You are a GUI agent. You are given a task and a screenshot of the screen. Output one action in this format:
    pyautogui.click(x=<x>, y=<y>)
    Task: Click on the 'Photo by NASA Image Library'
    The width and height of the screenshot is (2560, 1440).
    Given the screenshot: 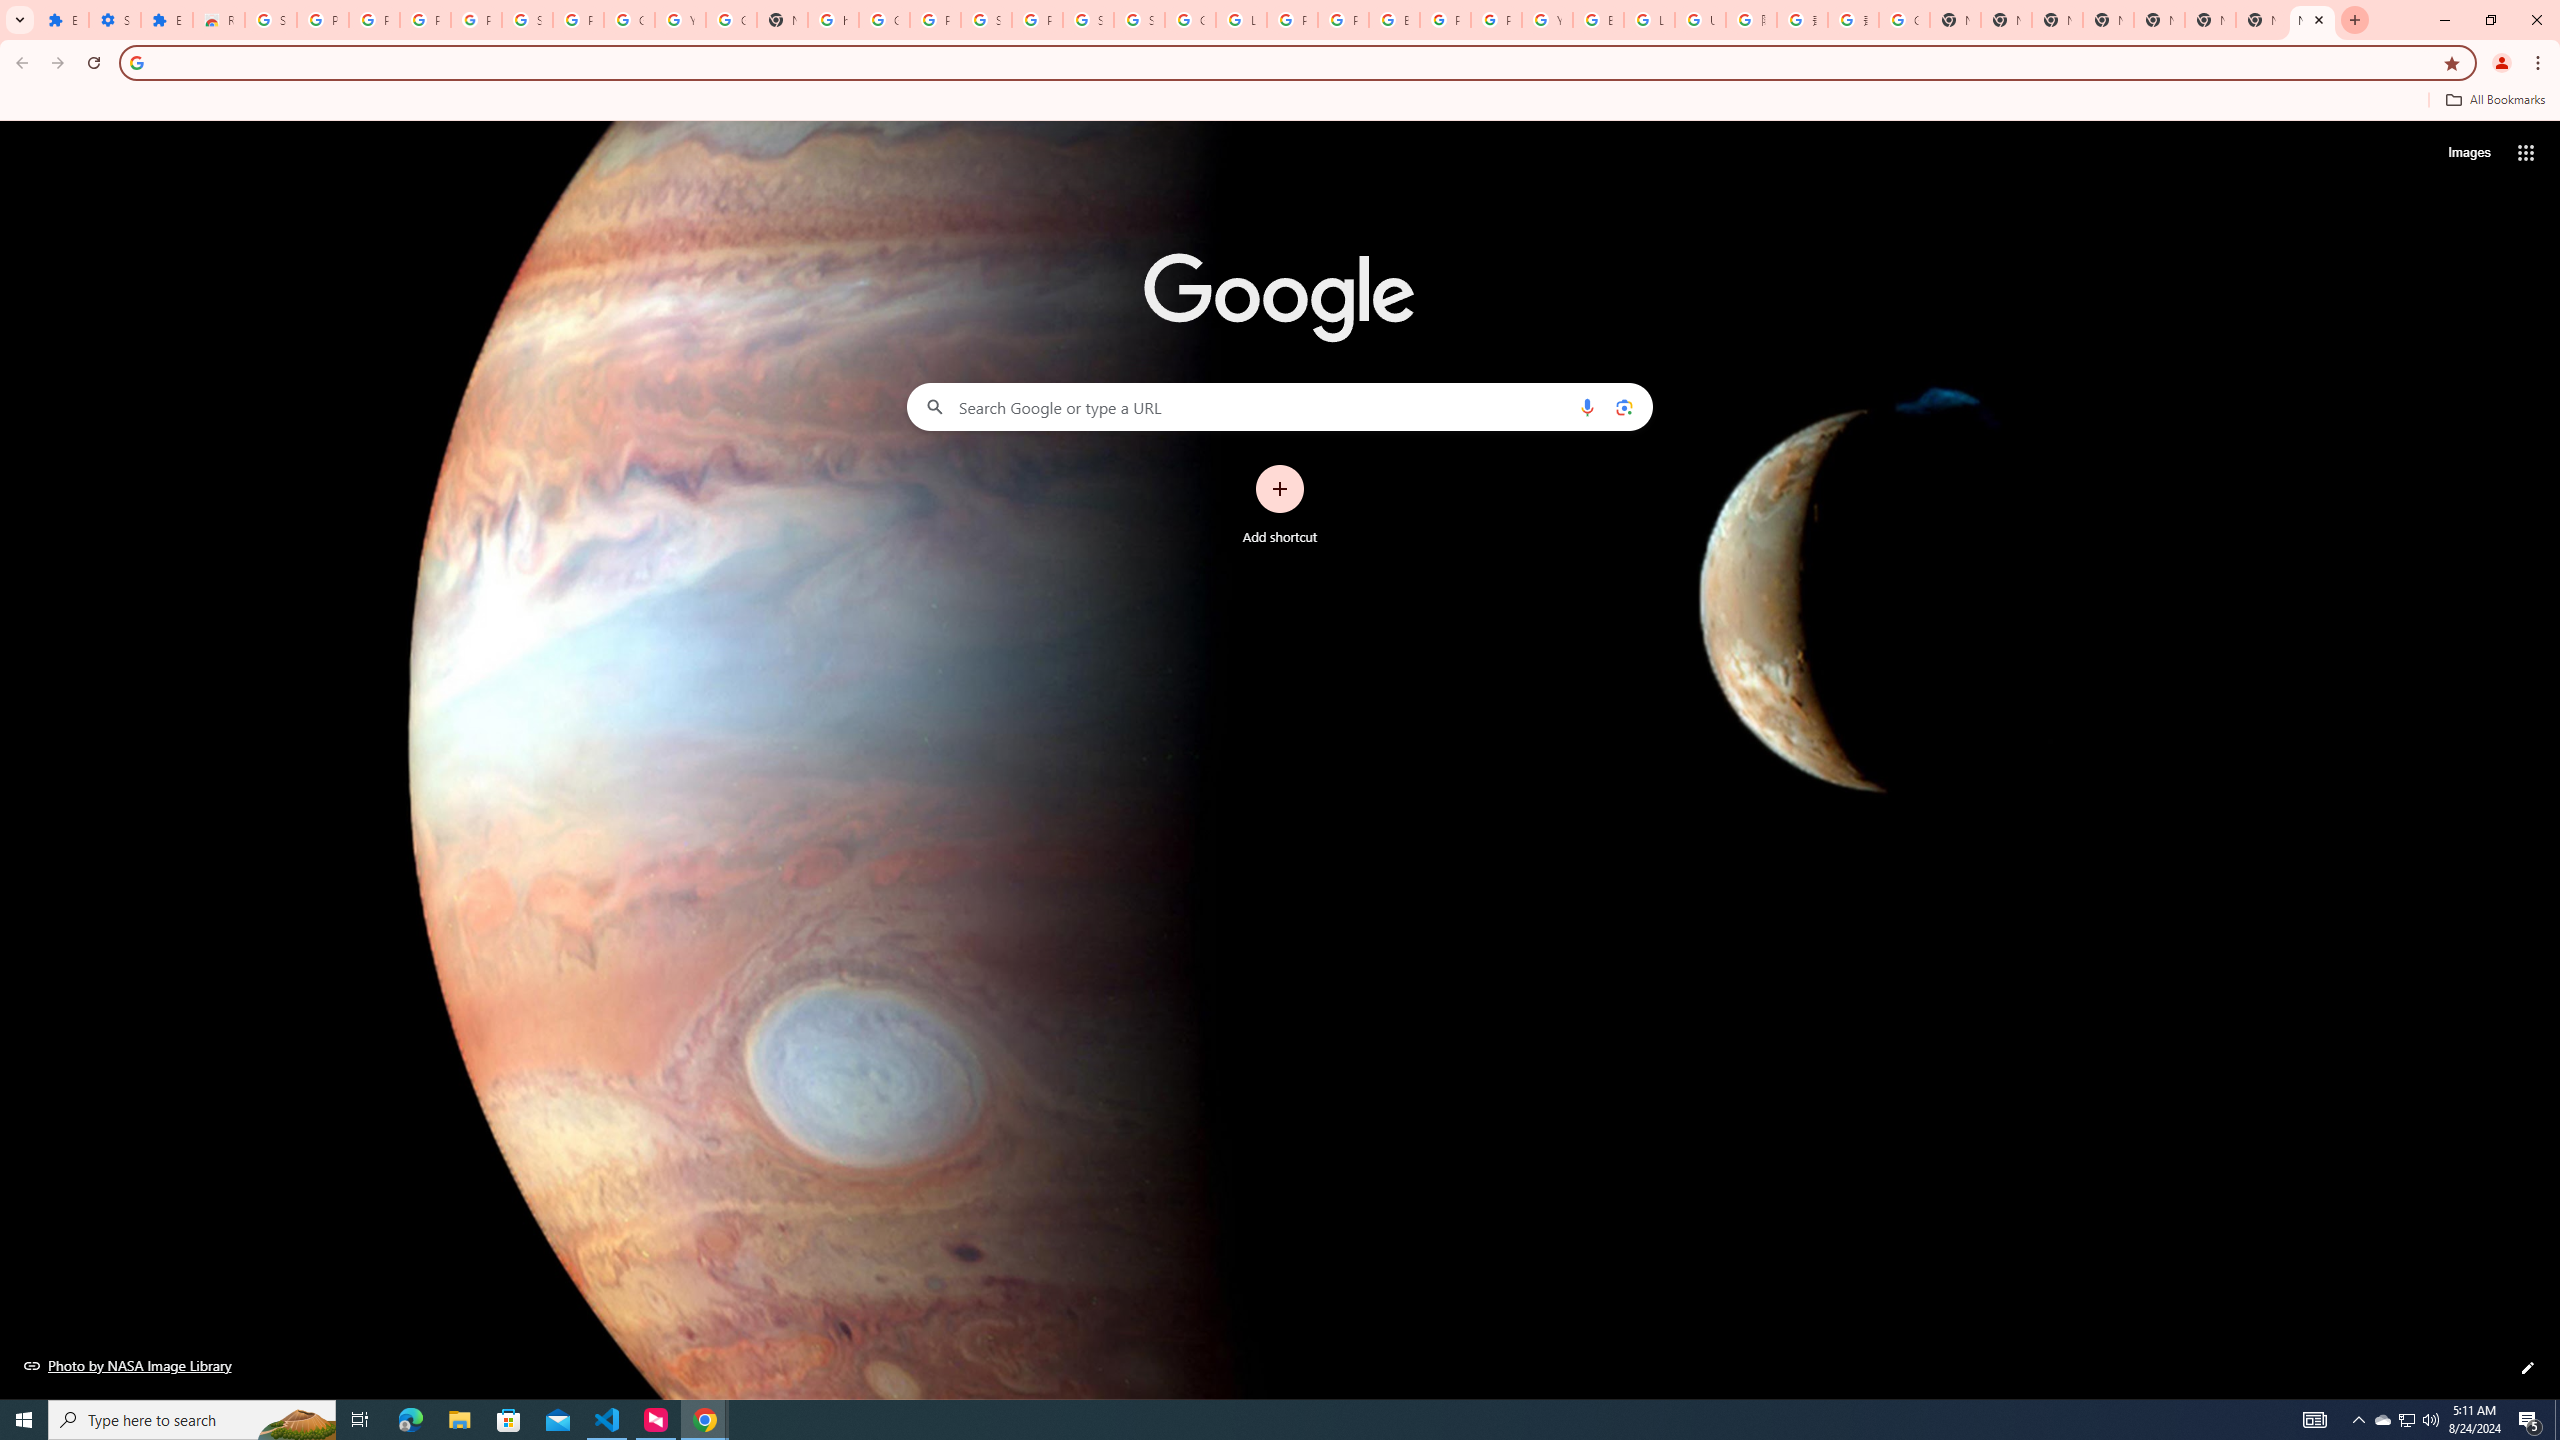 What is the action you would take?
    pyautogui.click(x=127, y=1364)
    